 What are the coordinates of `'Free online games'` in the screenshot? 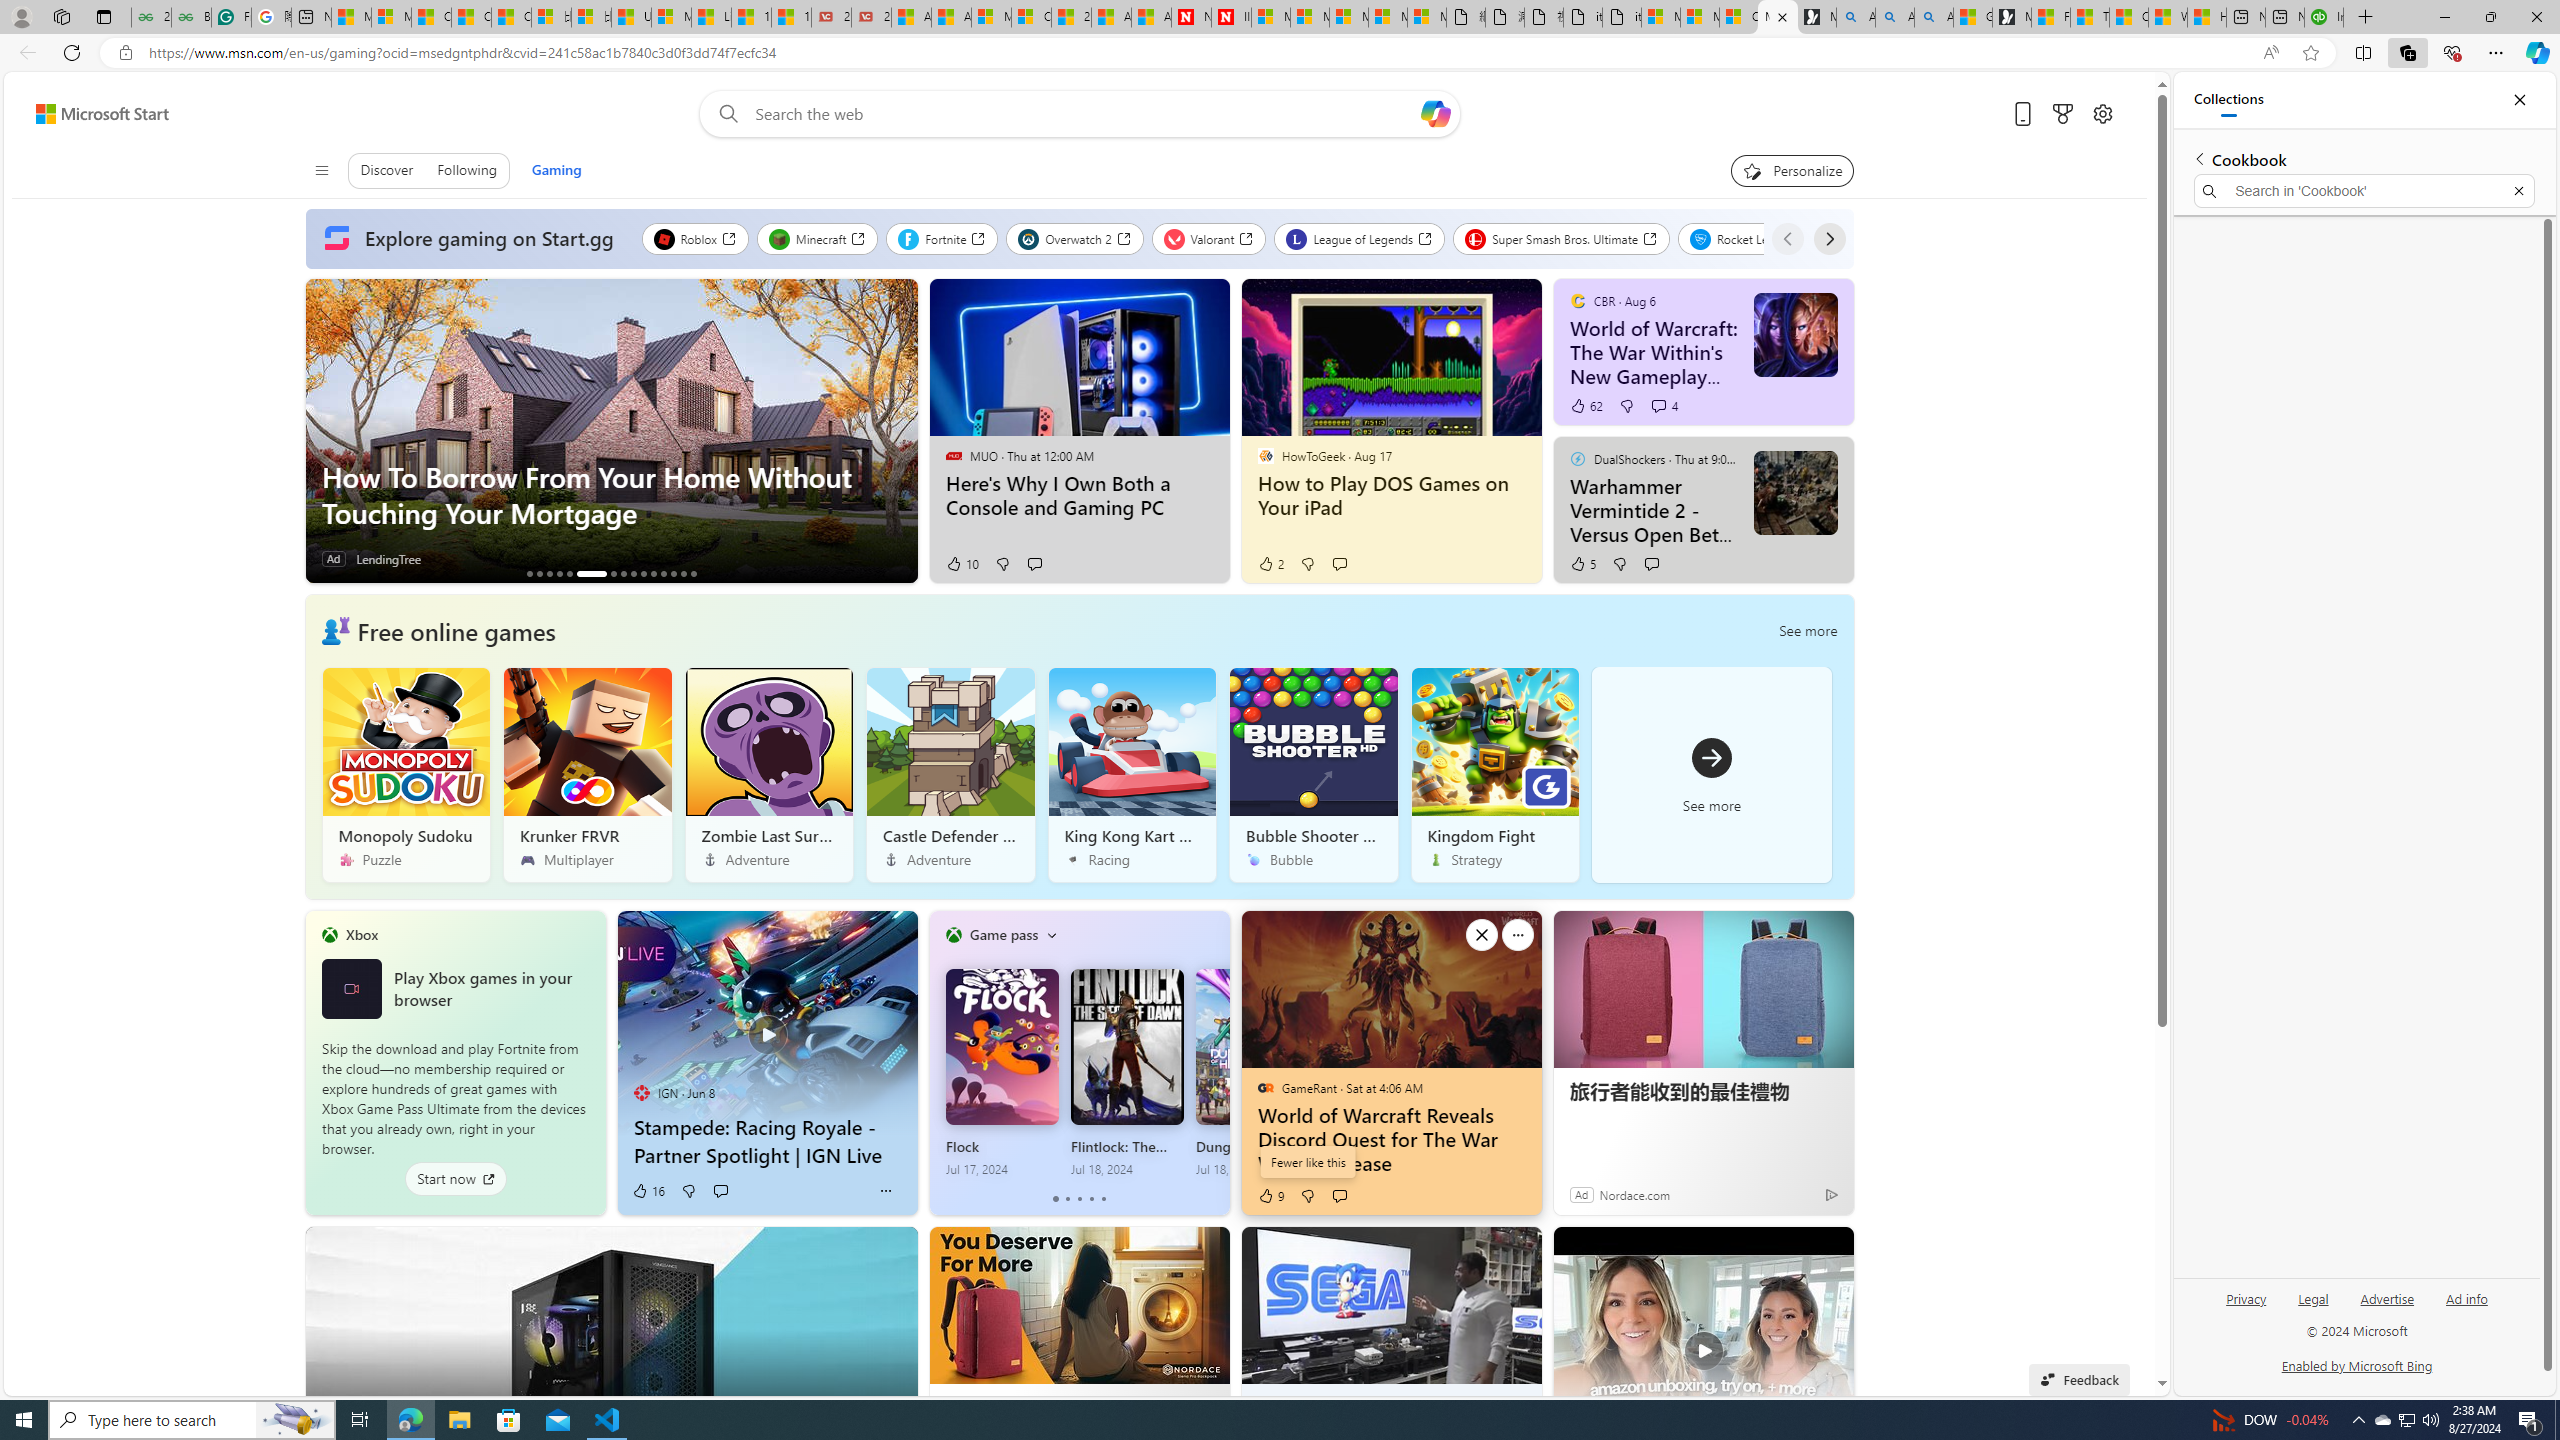 It's located at (454, 629).